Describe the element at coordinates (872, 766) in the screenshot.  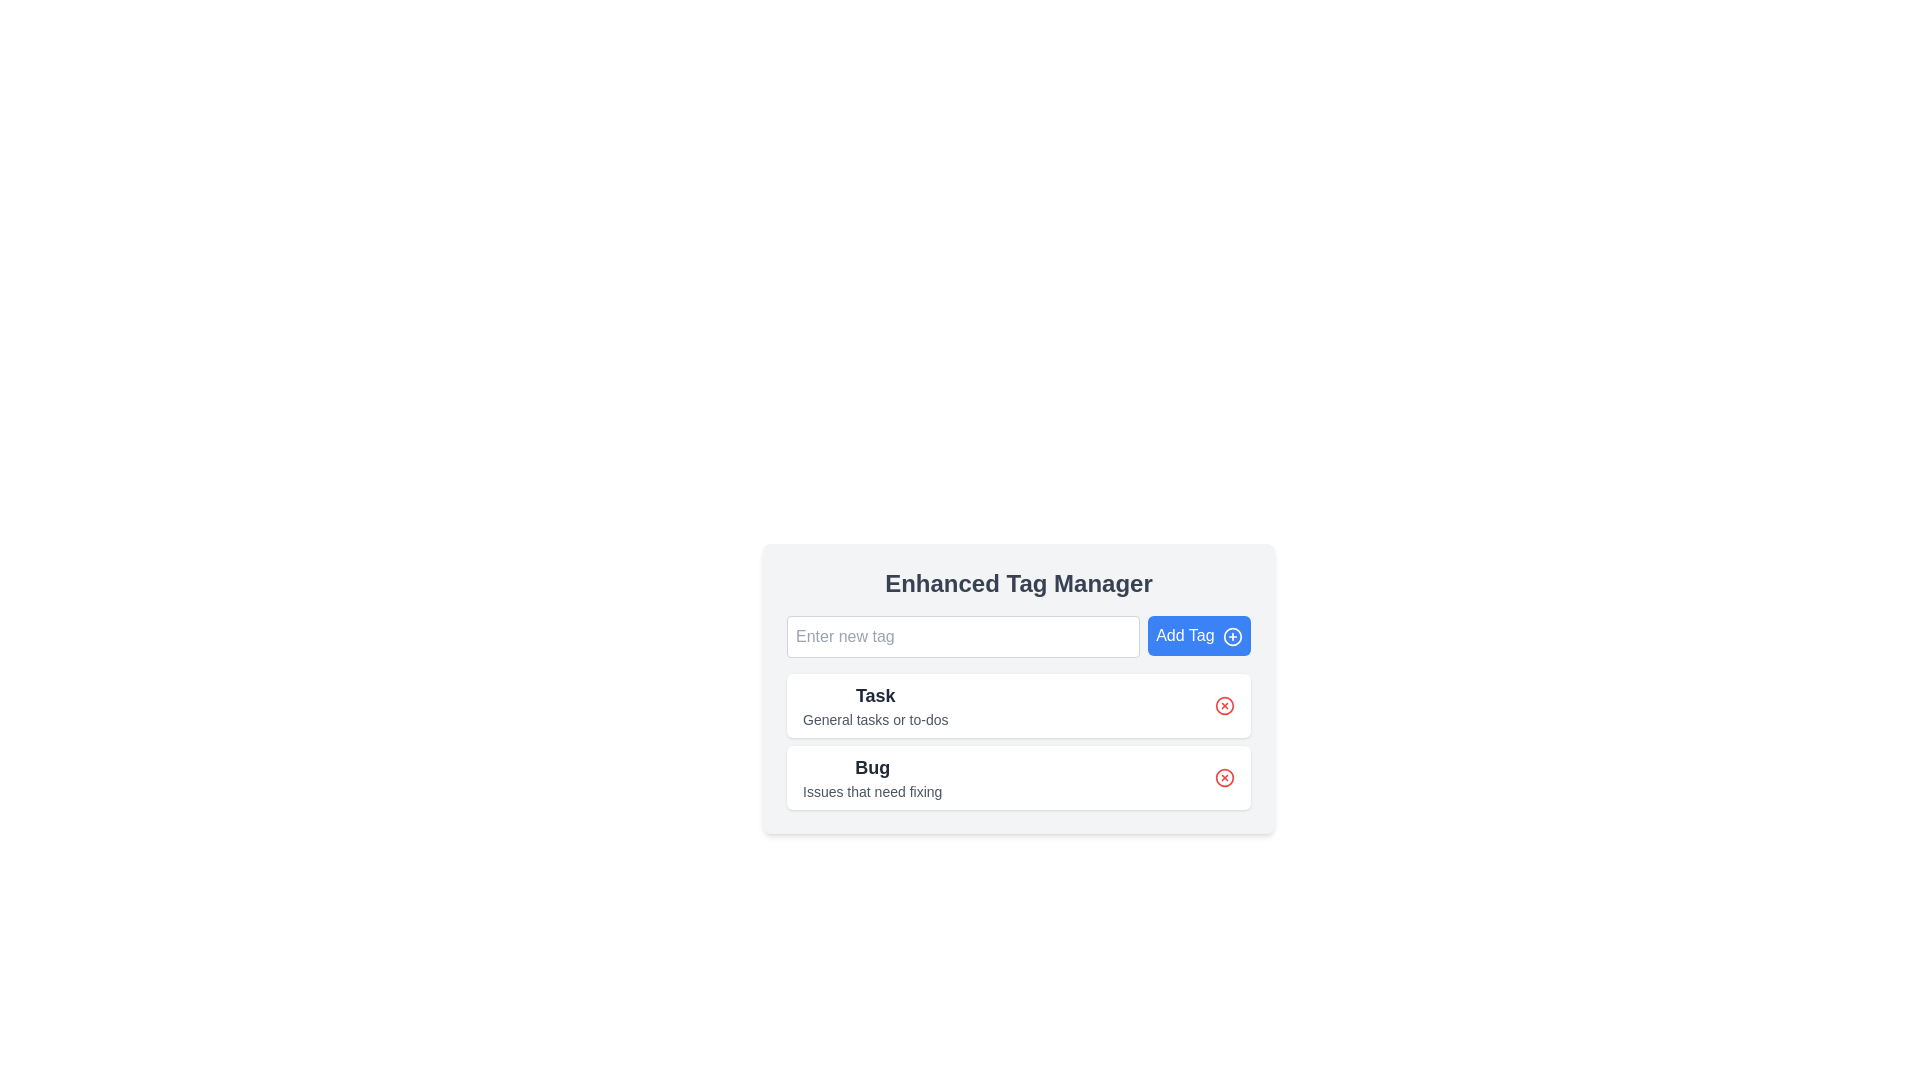
I see `the text label displaying 'Bug' in bold, located in the 'BugIssues that need fixing' section, to interact with its associated functionality` at that location.